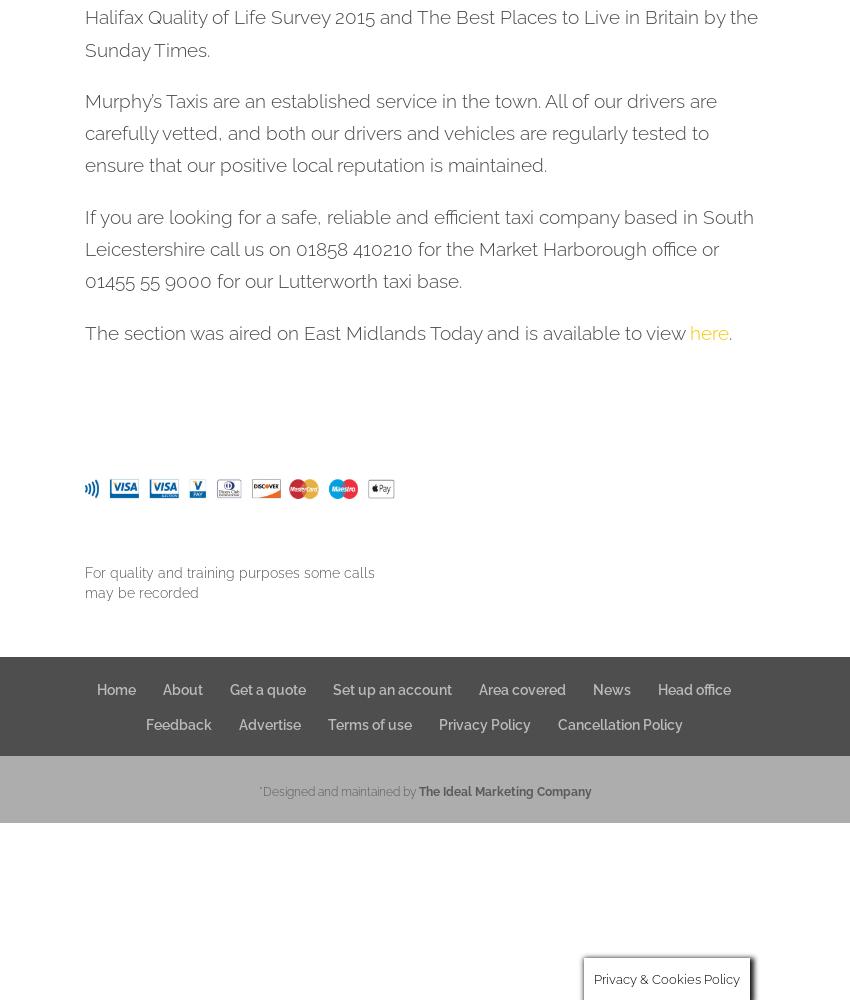  What do you see at coordinates (483, 723) in the screenshot?
I see `'Privacy Policy'` at bounding box center [483, 723].